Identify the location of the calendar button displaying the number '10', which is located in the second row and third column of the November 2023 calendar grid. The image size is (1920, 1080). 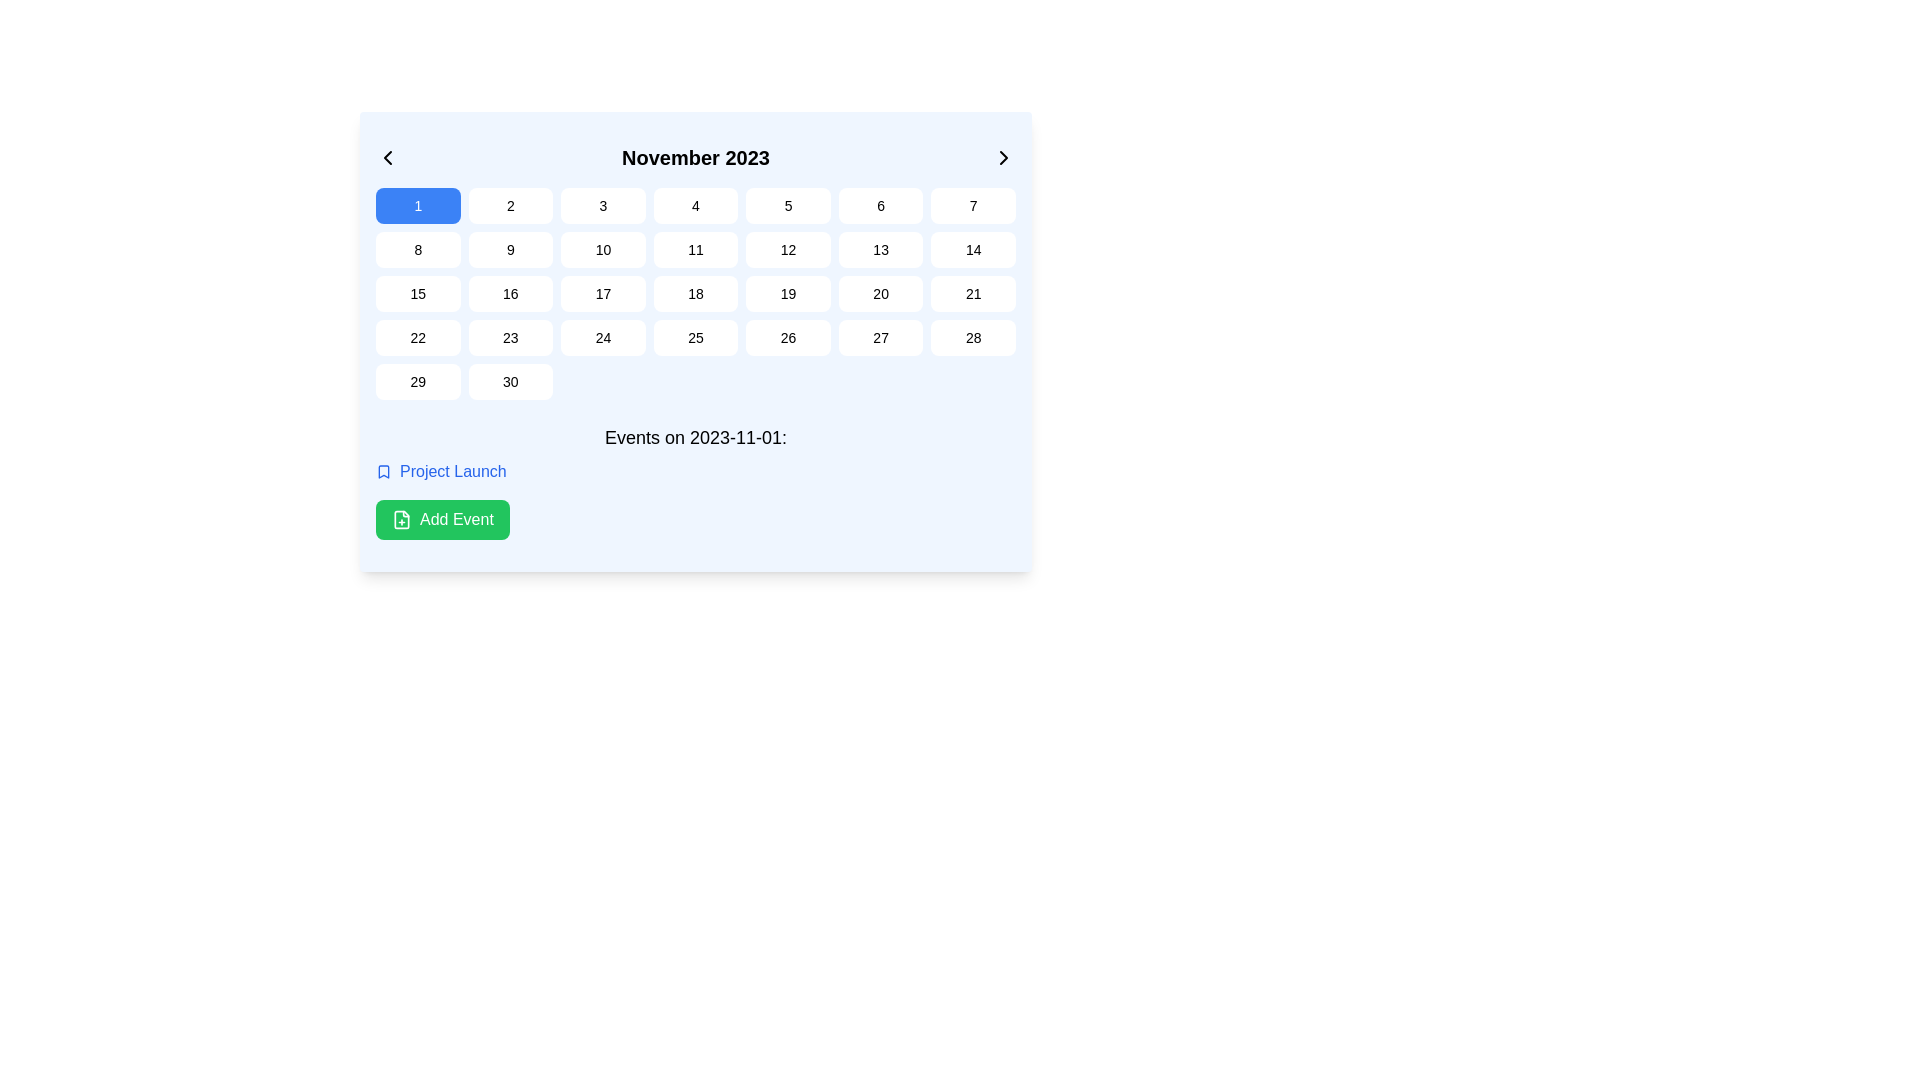
(602, 249).